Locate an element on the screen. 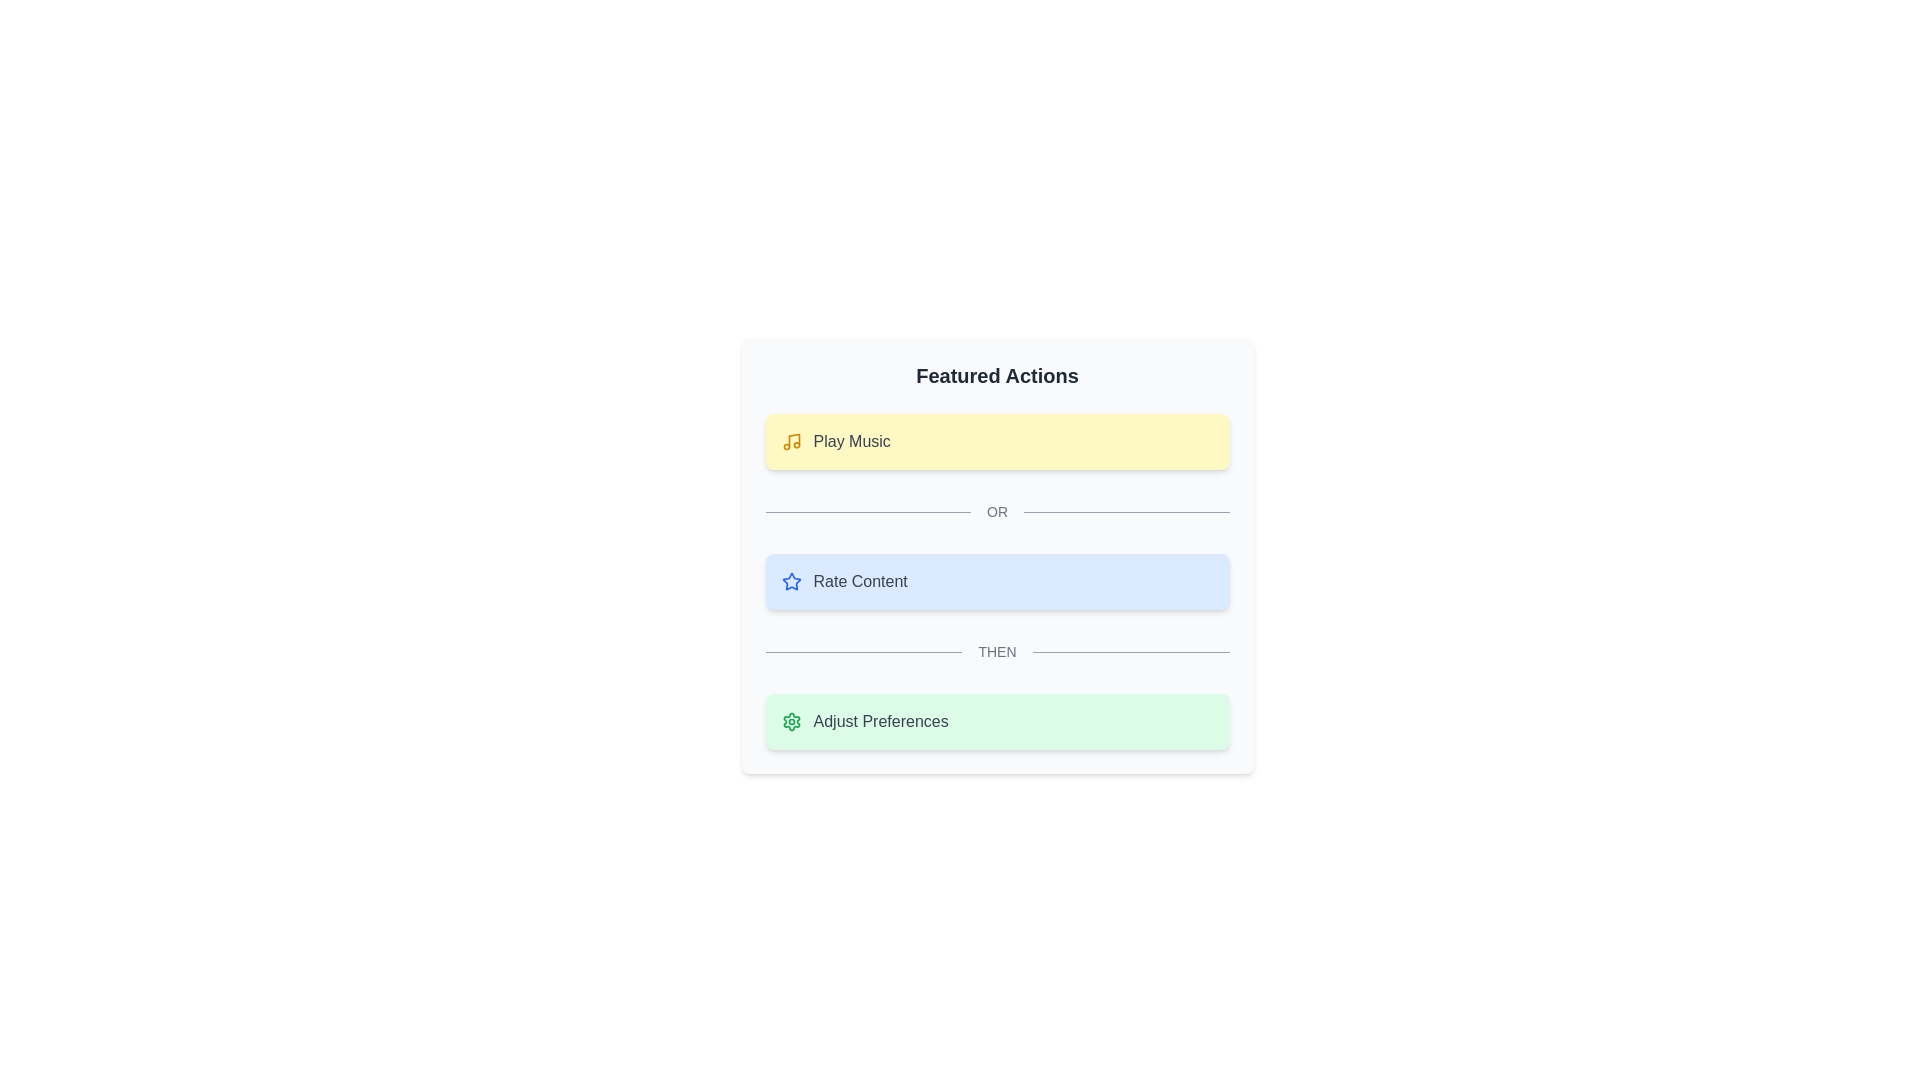  the text label displaying 'THEN', which is styled in medium-weight gray font and positioned between two horizontal lines is located at coordinates (997, 651).